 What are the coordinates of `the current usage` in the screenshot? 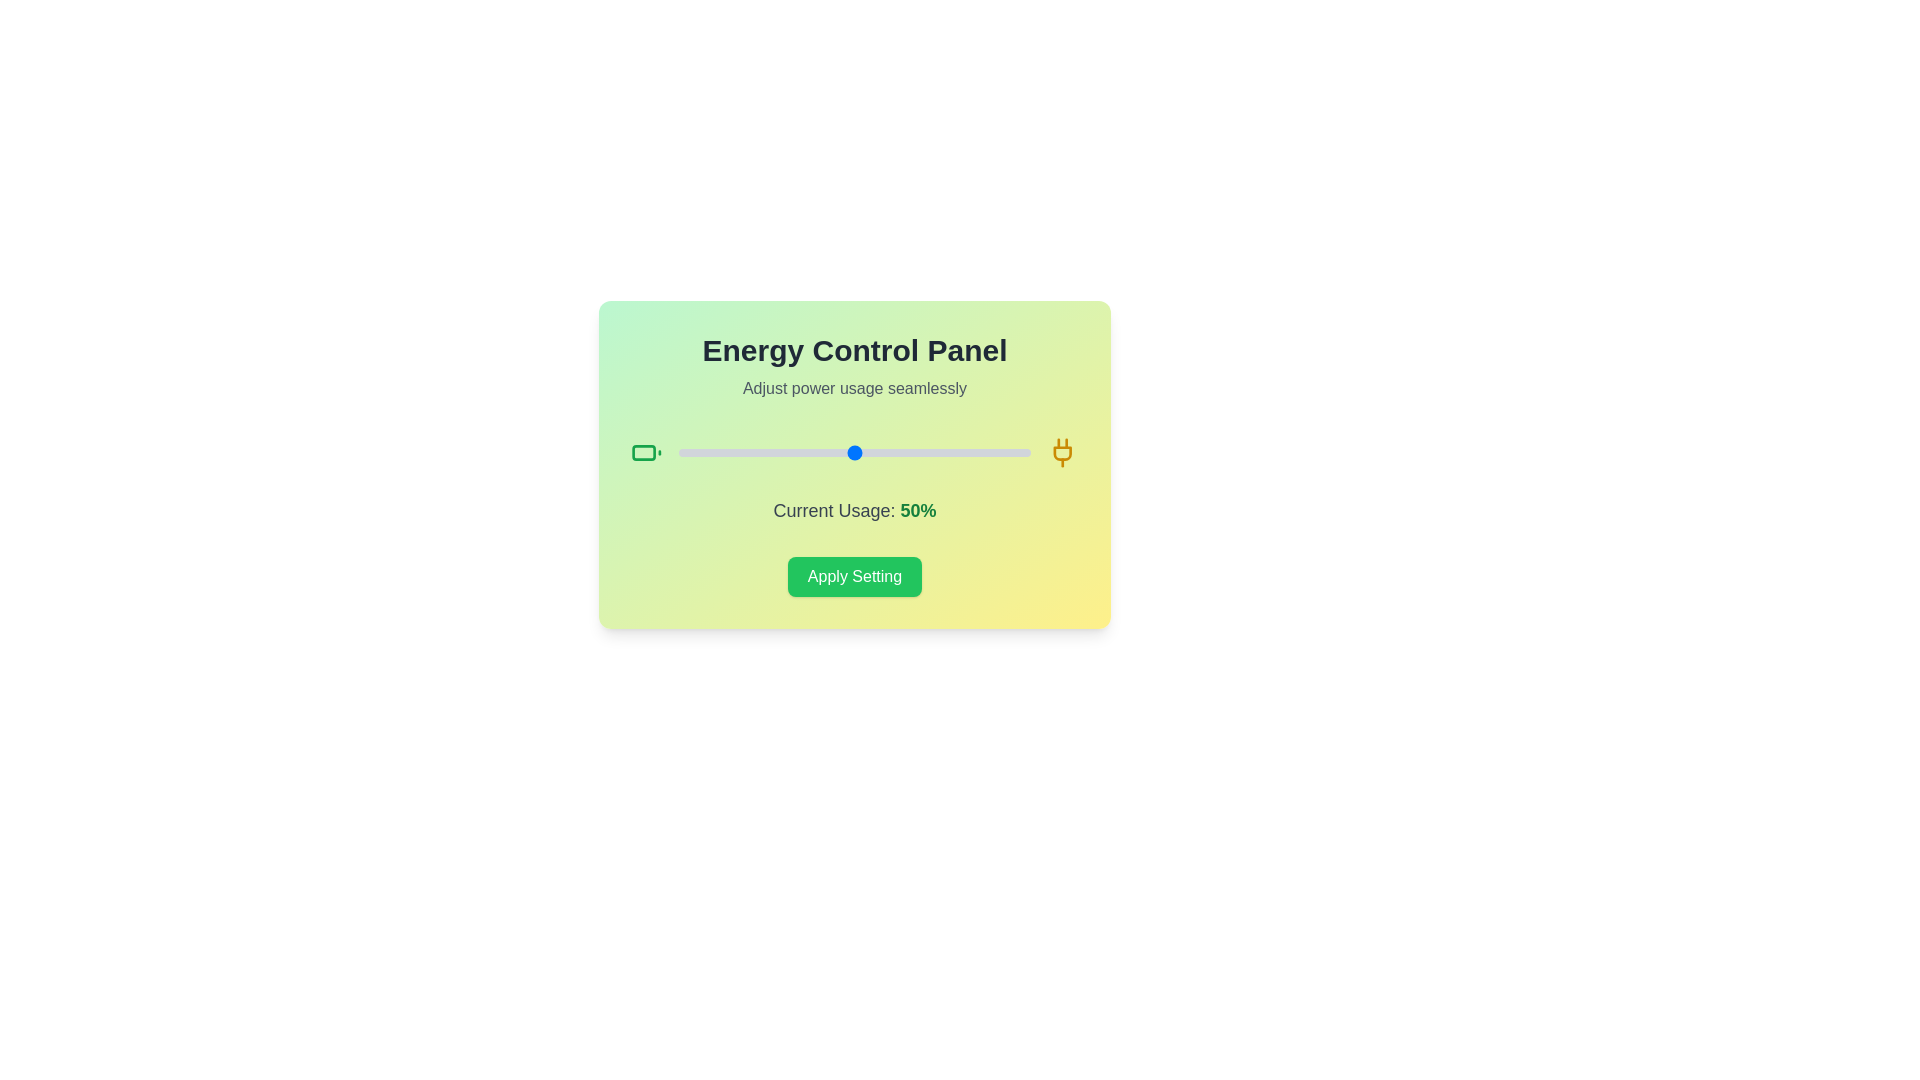 It's located at (786, 452).